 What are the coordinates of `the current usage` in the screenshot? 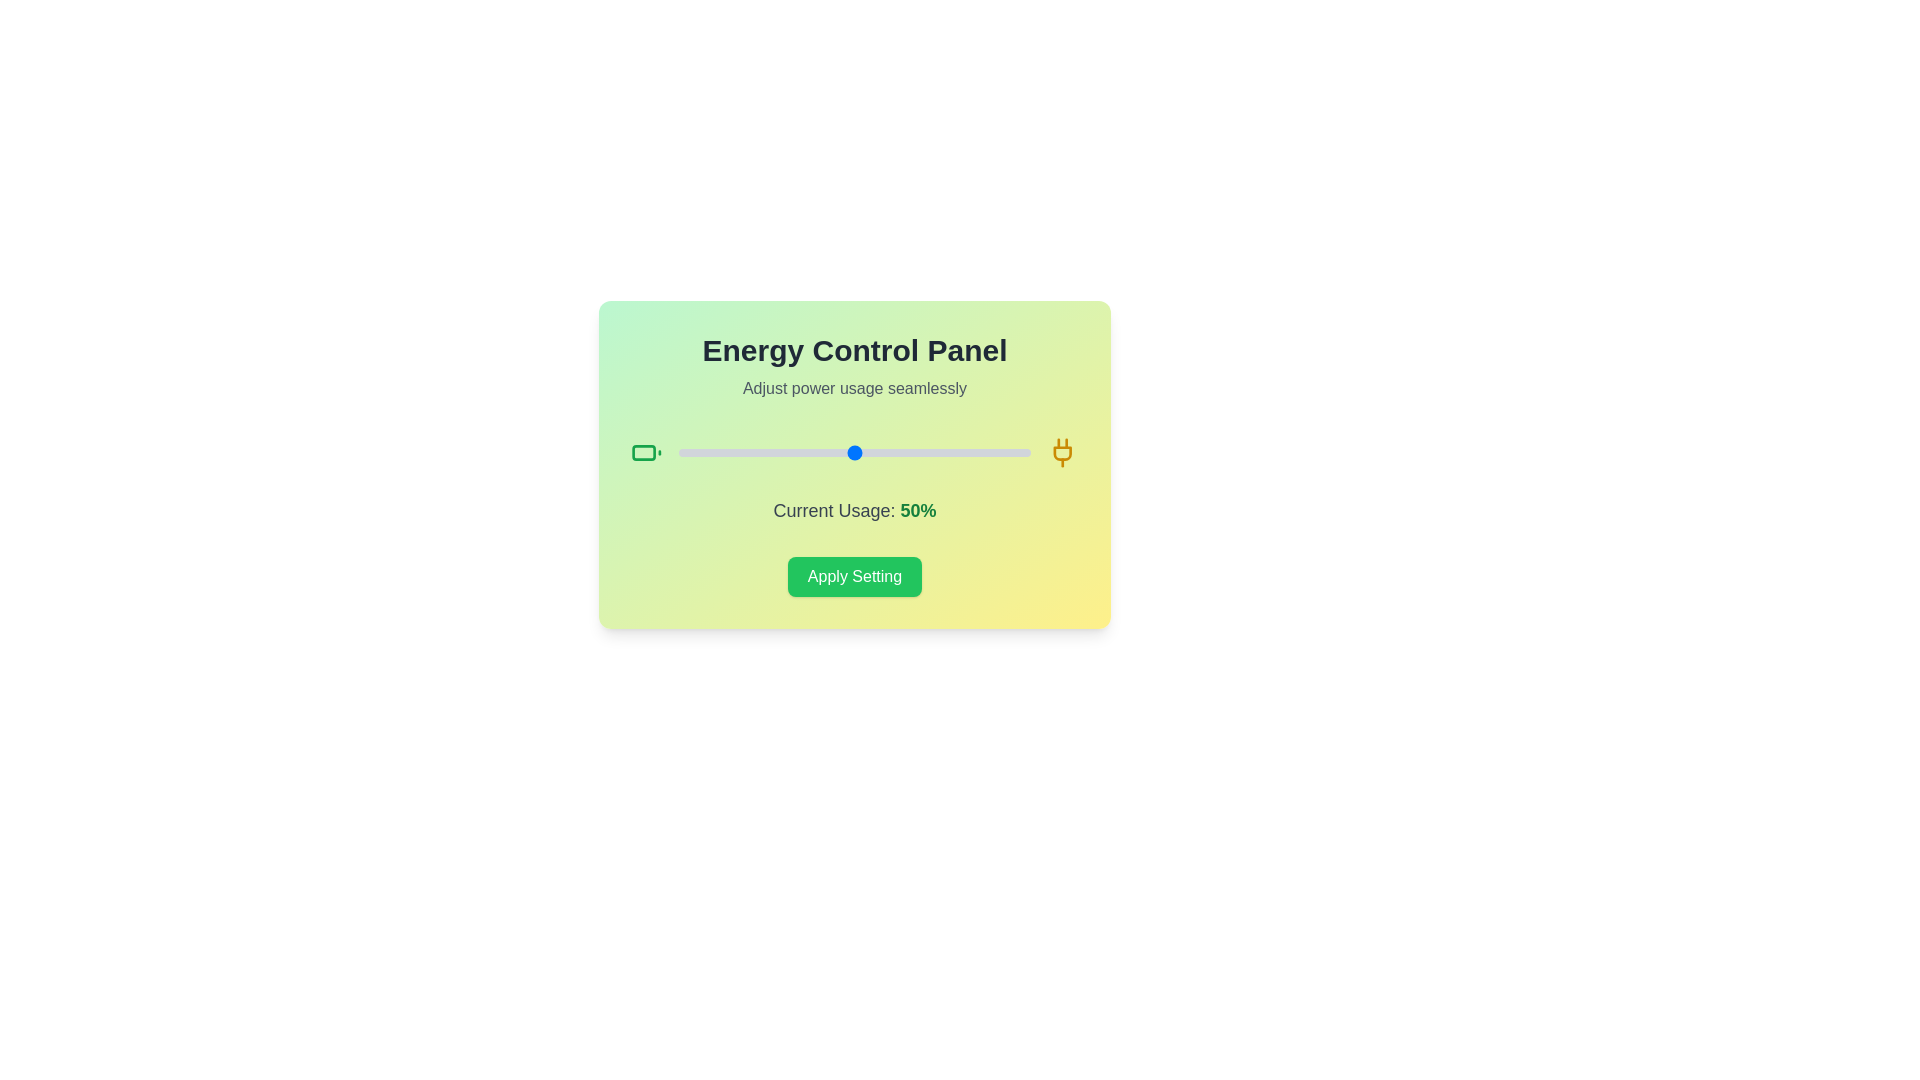 It's located at (786, 452).